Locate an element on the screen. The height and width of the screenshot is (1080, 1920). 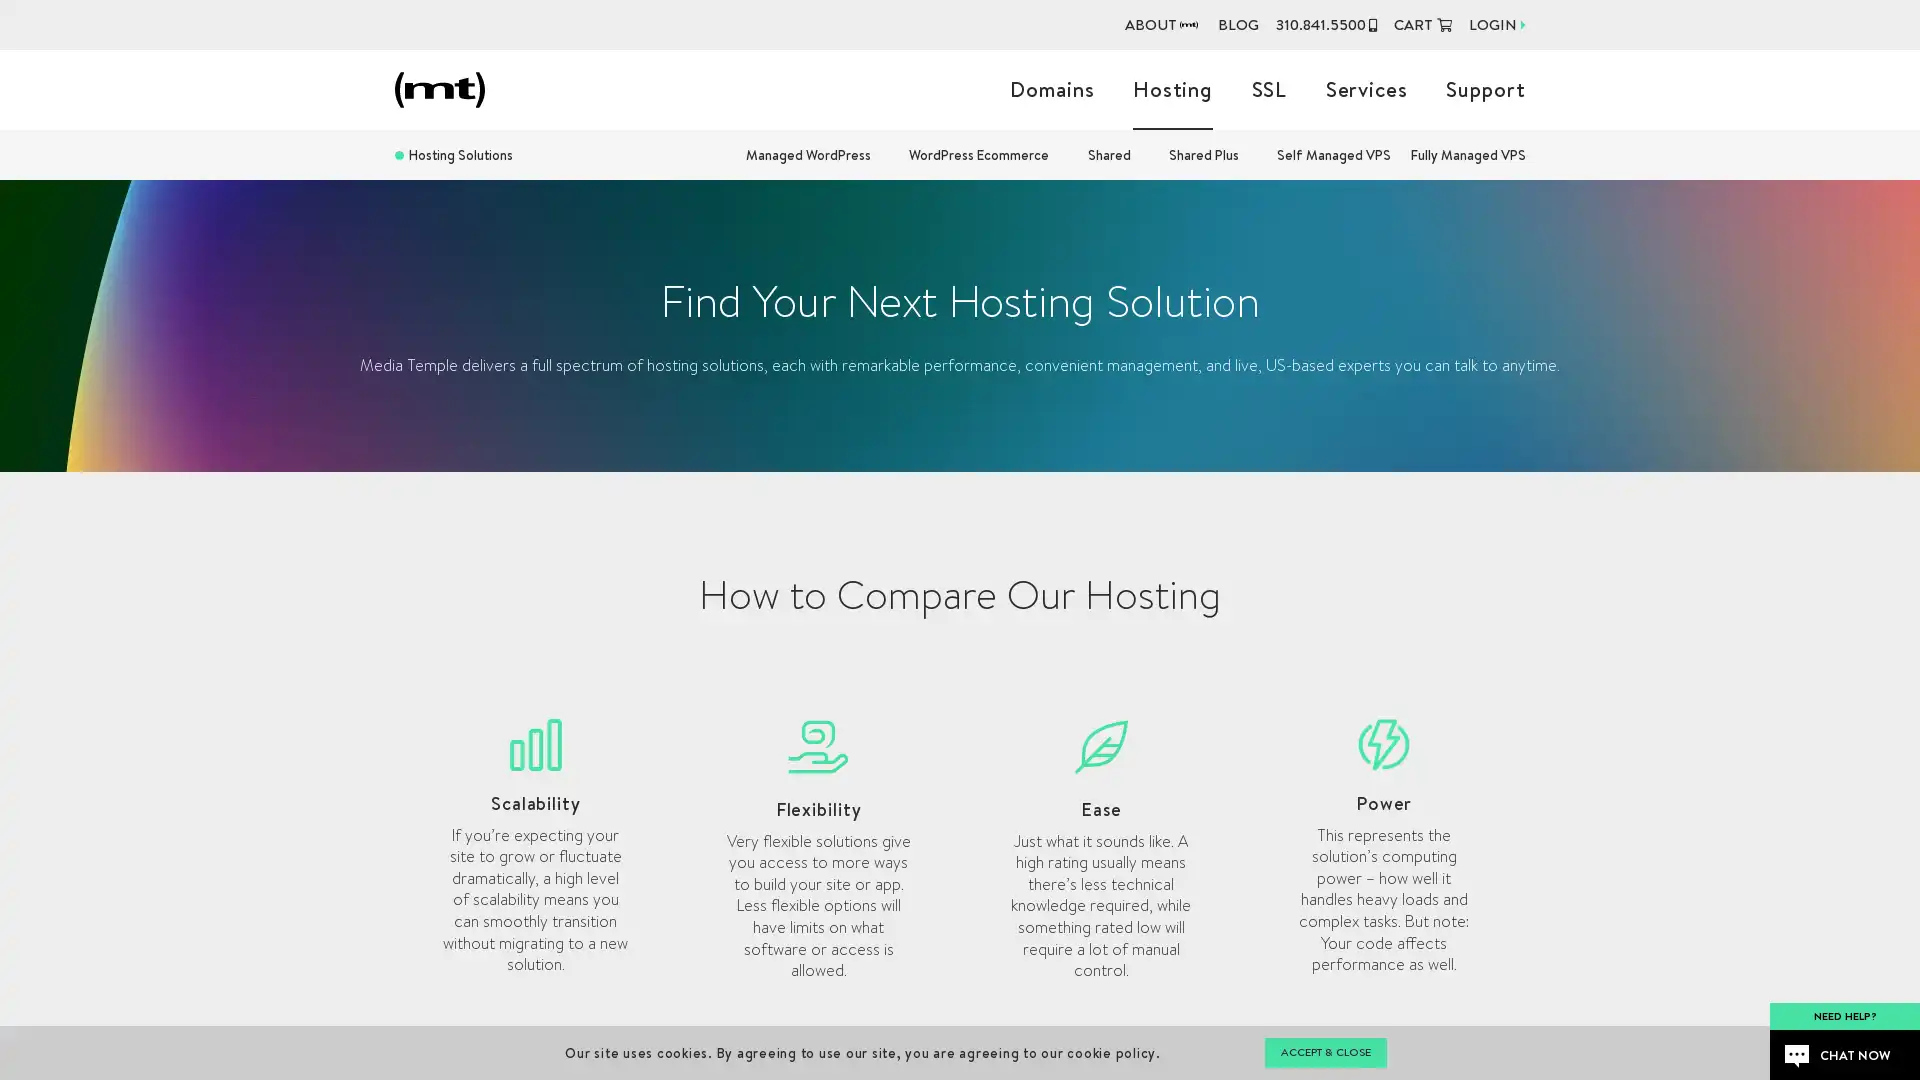
ACCEPT & CLOSE is located at coordinates (1324, 1052).